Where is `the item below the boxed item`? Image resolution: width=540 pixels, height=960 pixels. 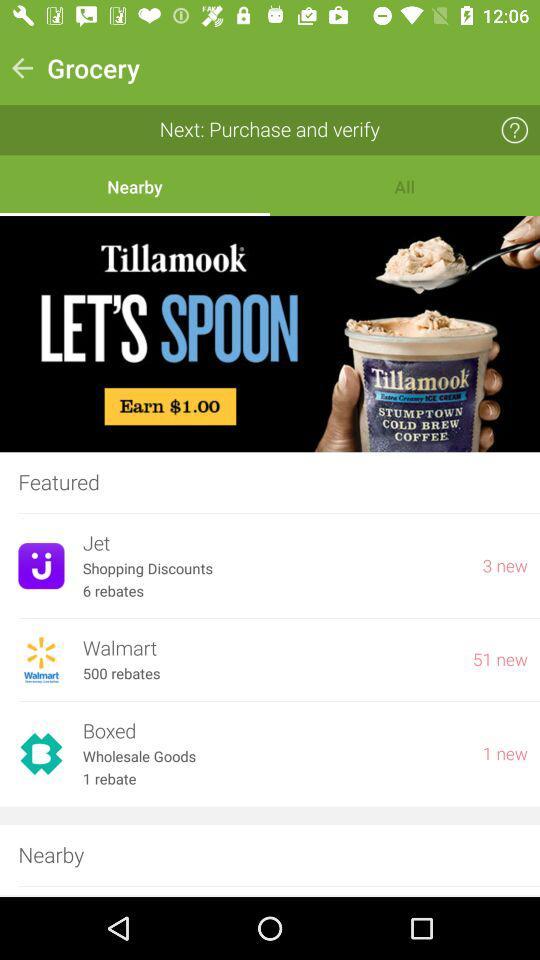 the item below the boxed item is located at coordinates (272, 756).